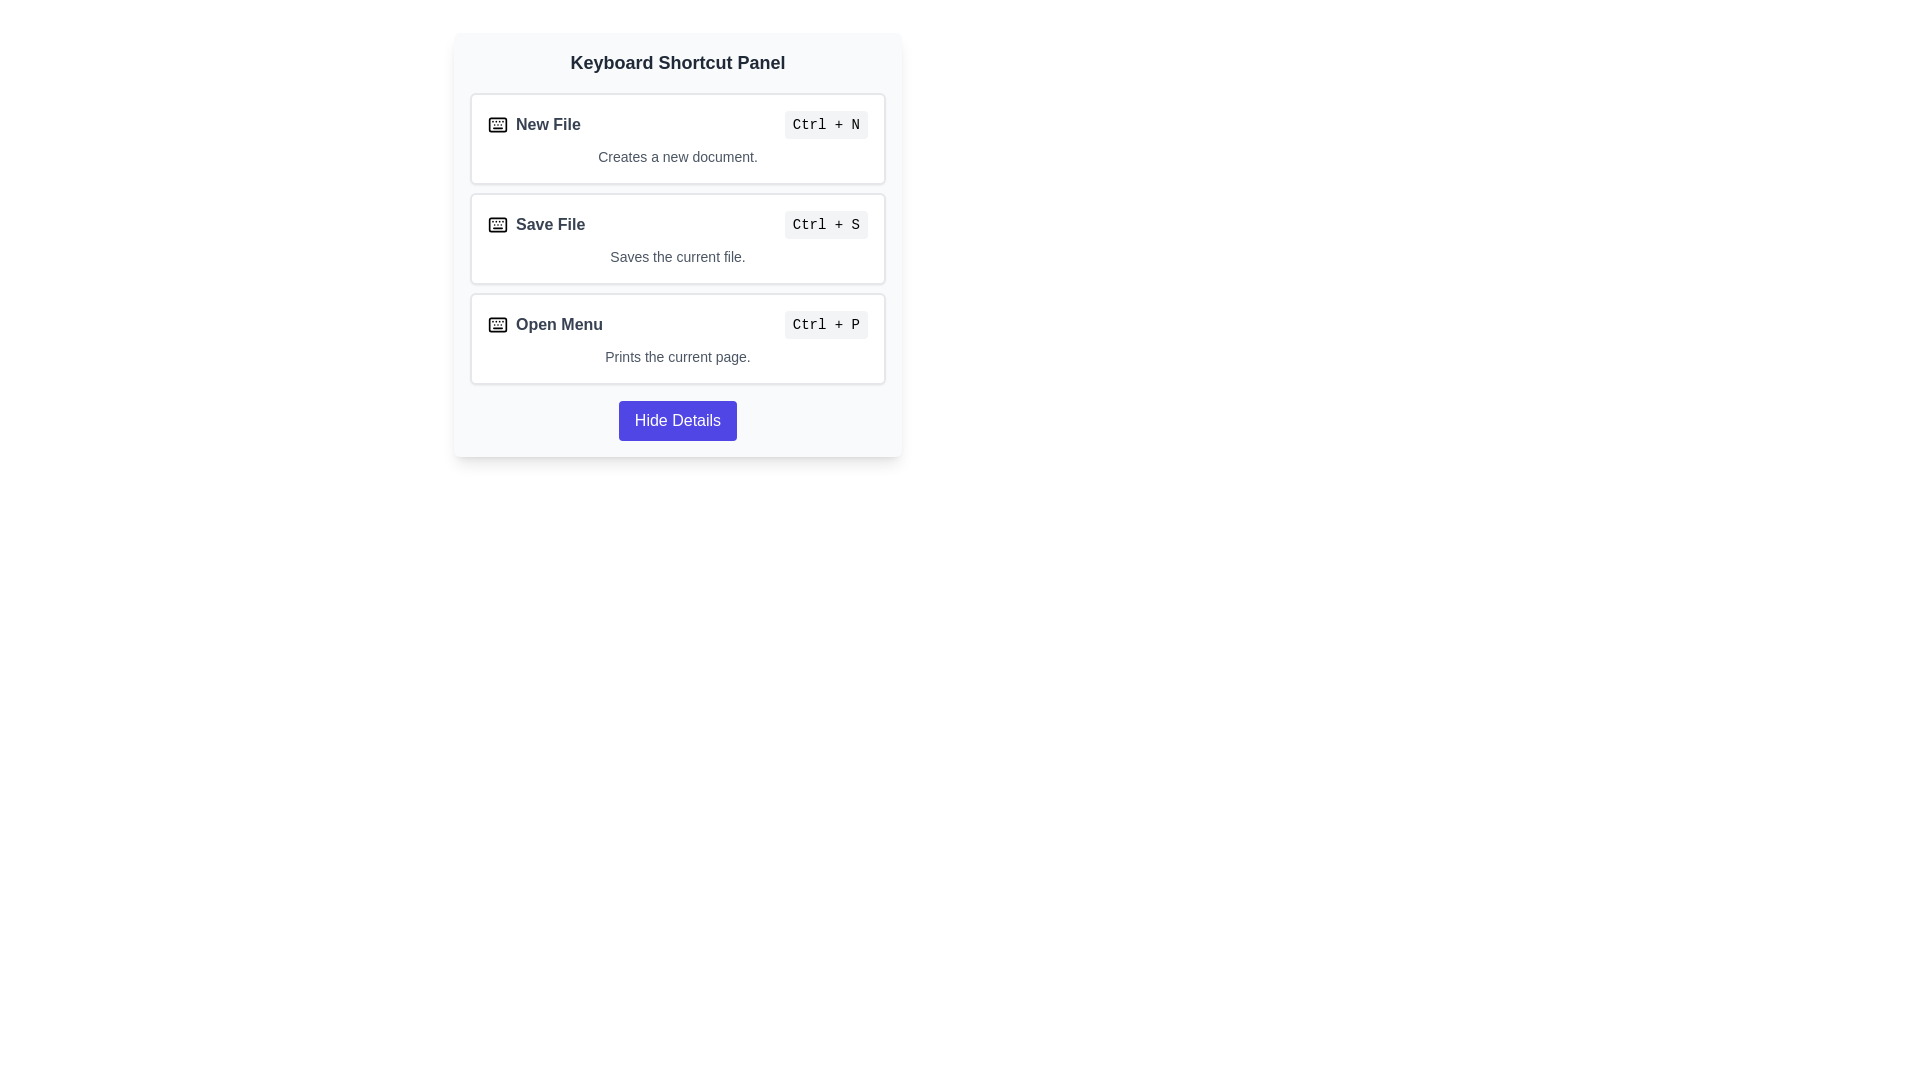 This screenshot has height=1080, width=1920. What do you see at coordinates (826, 224) in the screenshot?
I see `the text label indicating the keyboard shortcut 'Ctrl + S' for the 'Save File' action, located to the far right of the 'Save File' label` at bounding box center [826, 224].